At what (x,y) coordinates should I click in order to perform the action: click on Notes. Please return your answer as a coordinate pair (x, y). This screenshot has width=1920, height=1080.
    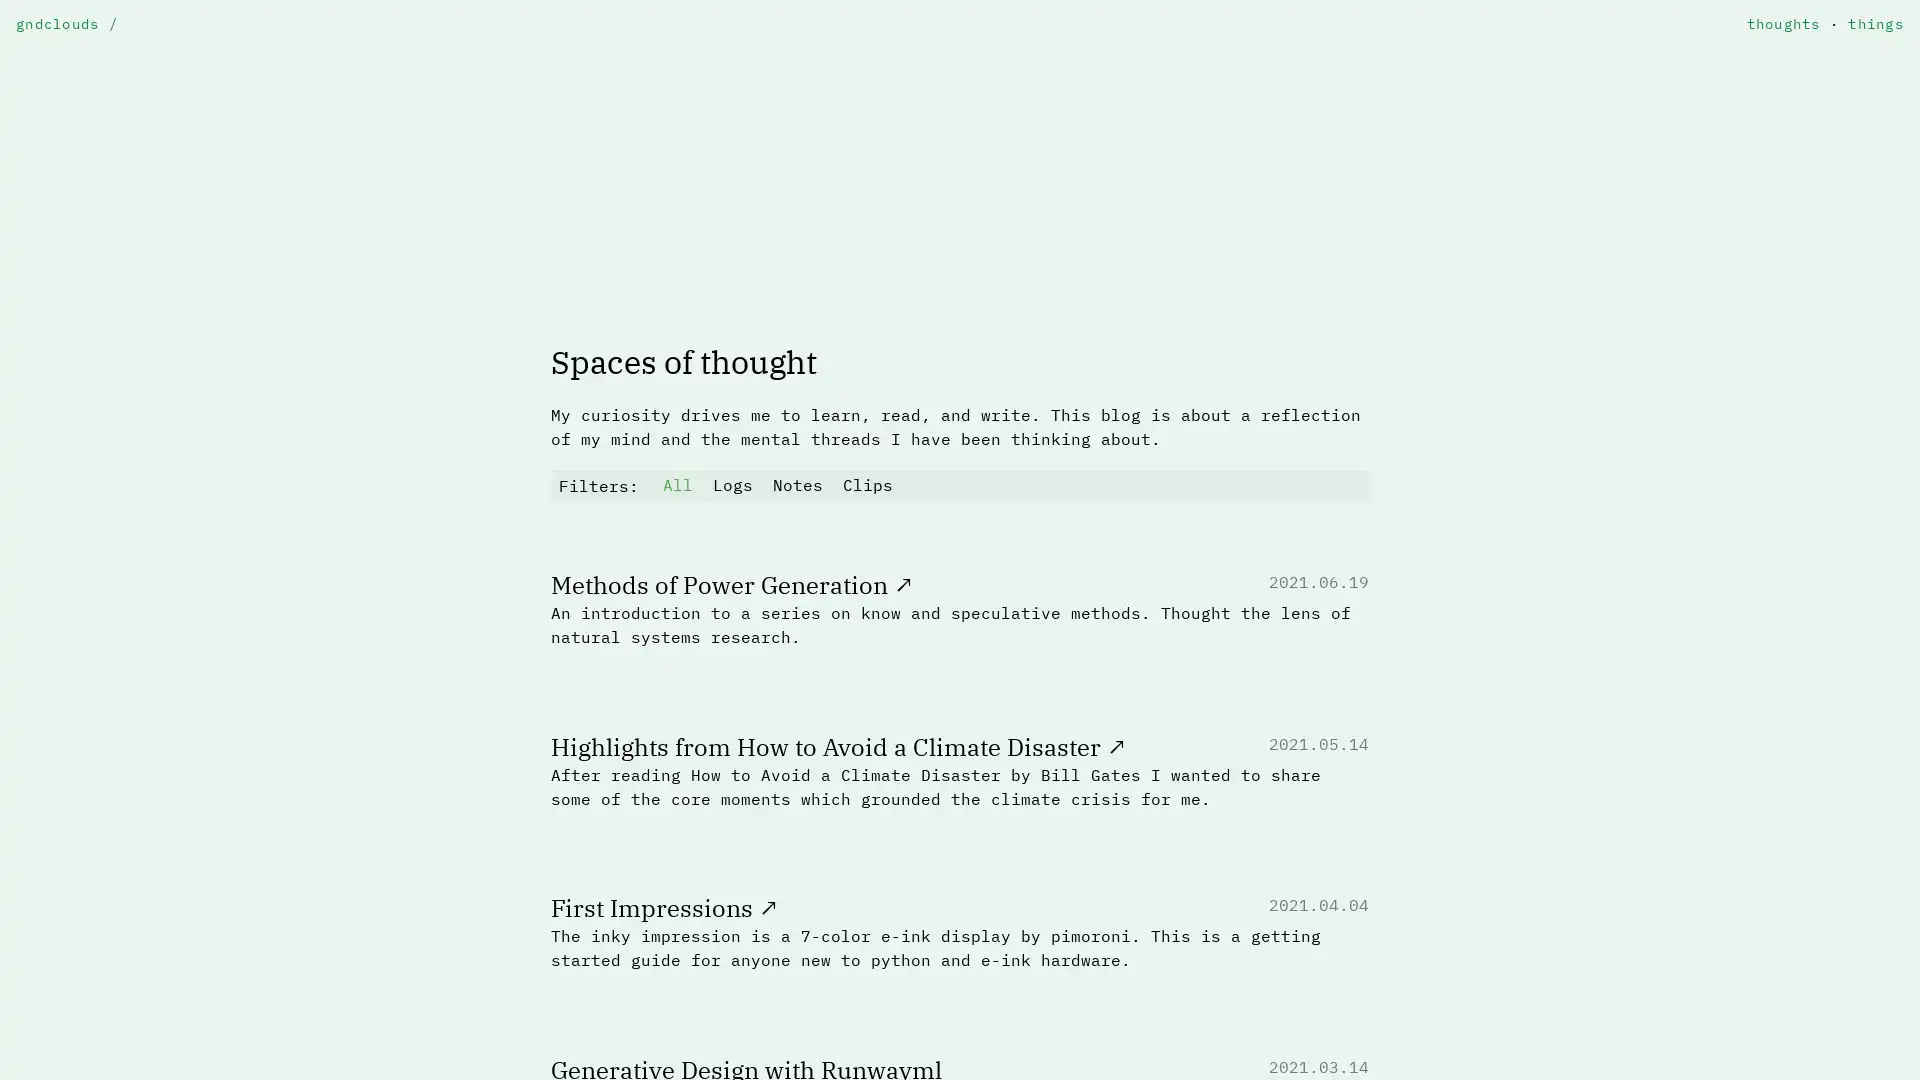
    Looking at the image, I should click on (796, 485).